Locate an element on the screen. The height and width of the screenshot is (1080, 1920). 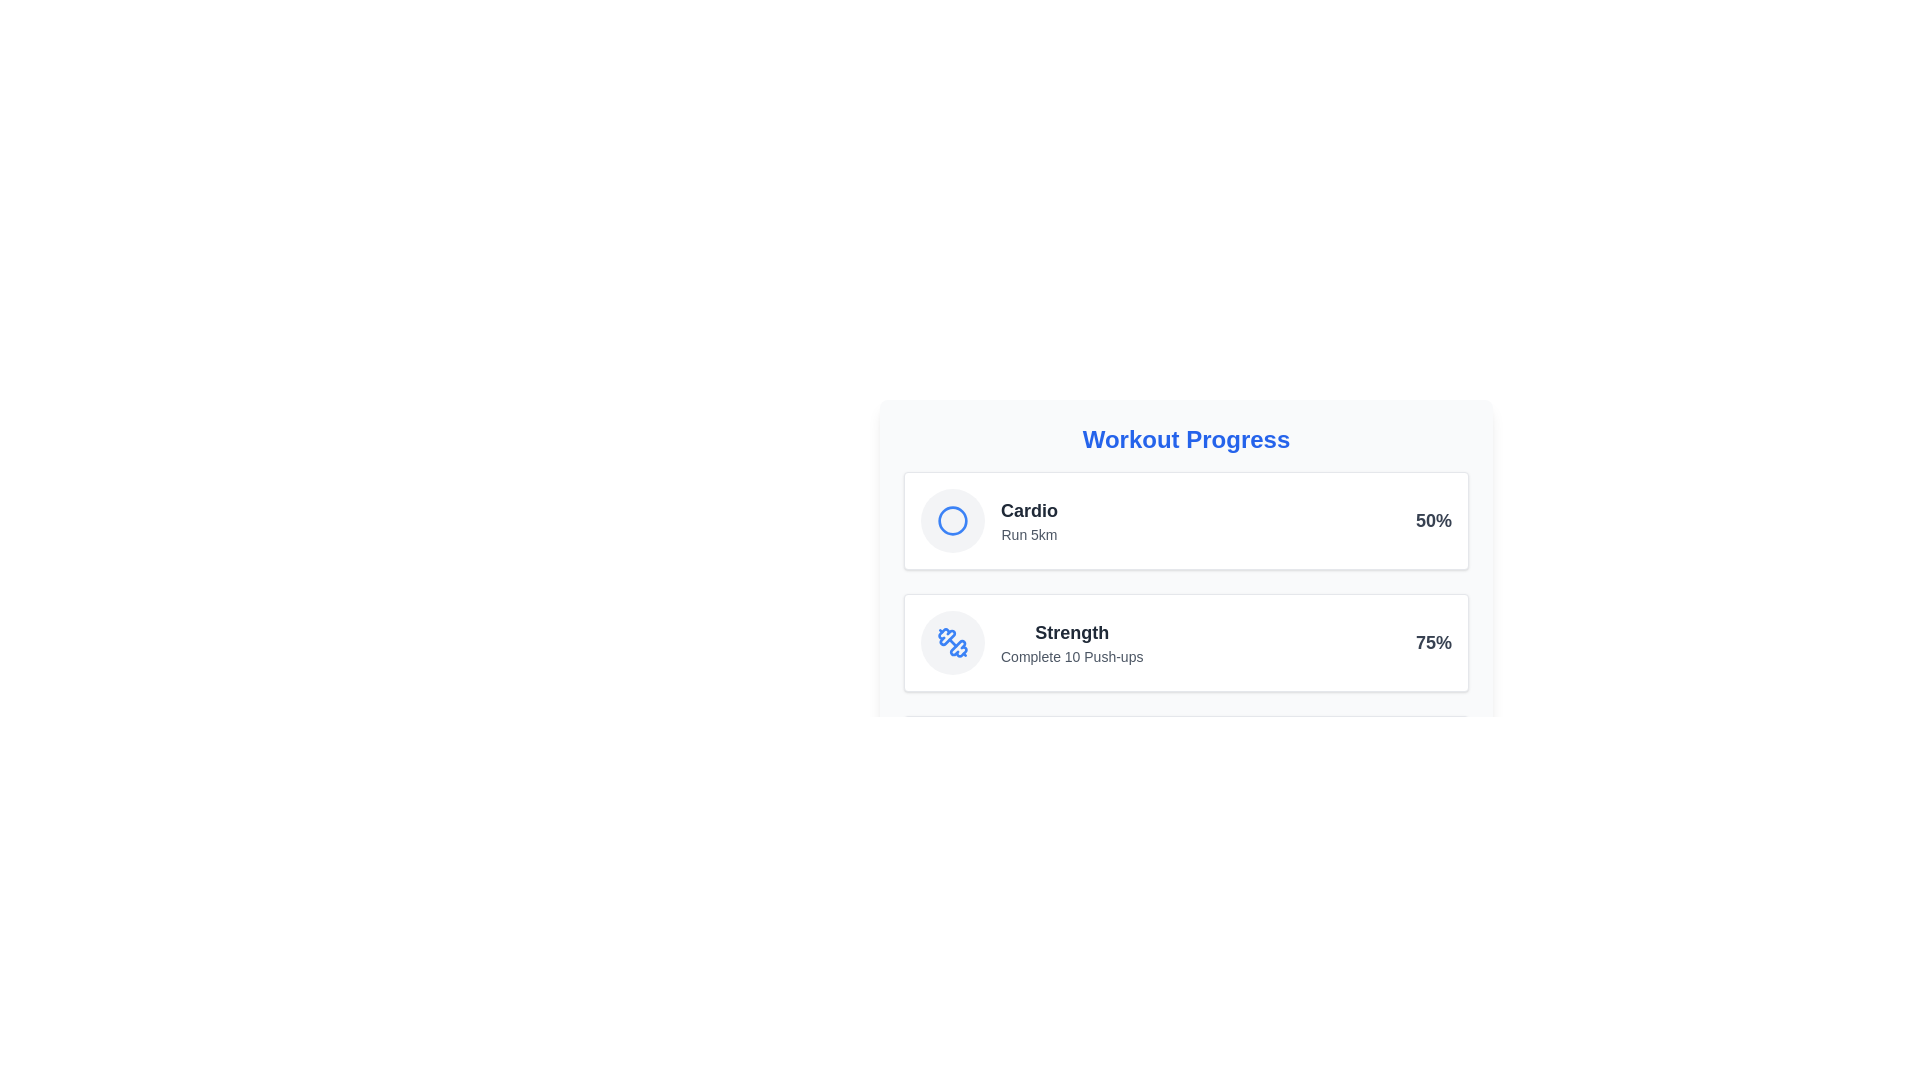
the second list item element displaying the progress and details for the 'Strength' activity in the user's workout tracking interface is located at coordinates (1186, 643).